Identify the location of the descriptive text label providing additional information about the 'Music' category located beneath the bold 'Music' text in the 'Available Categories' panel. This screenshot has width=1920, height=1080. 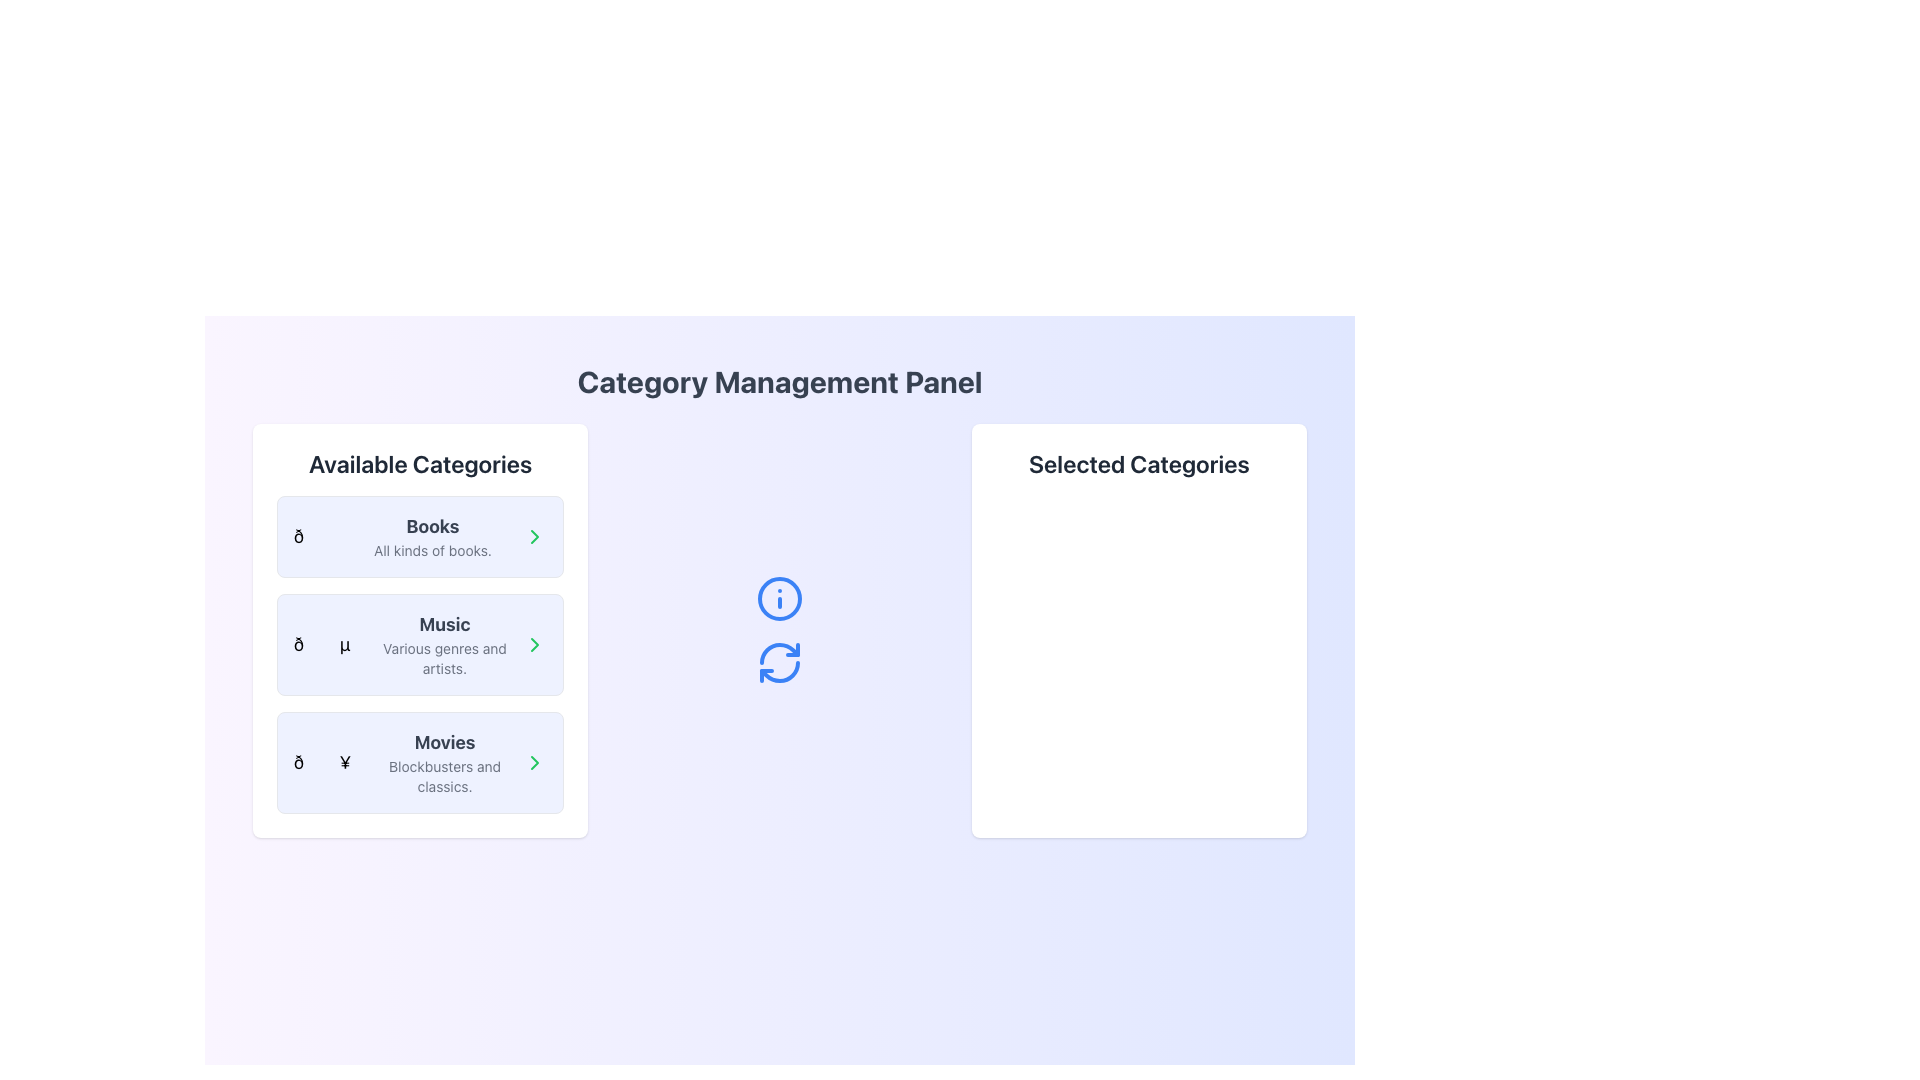
(443, 659).